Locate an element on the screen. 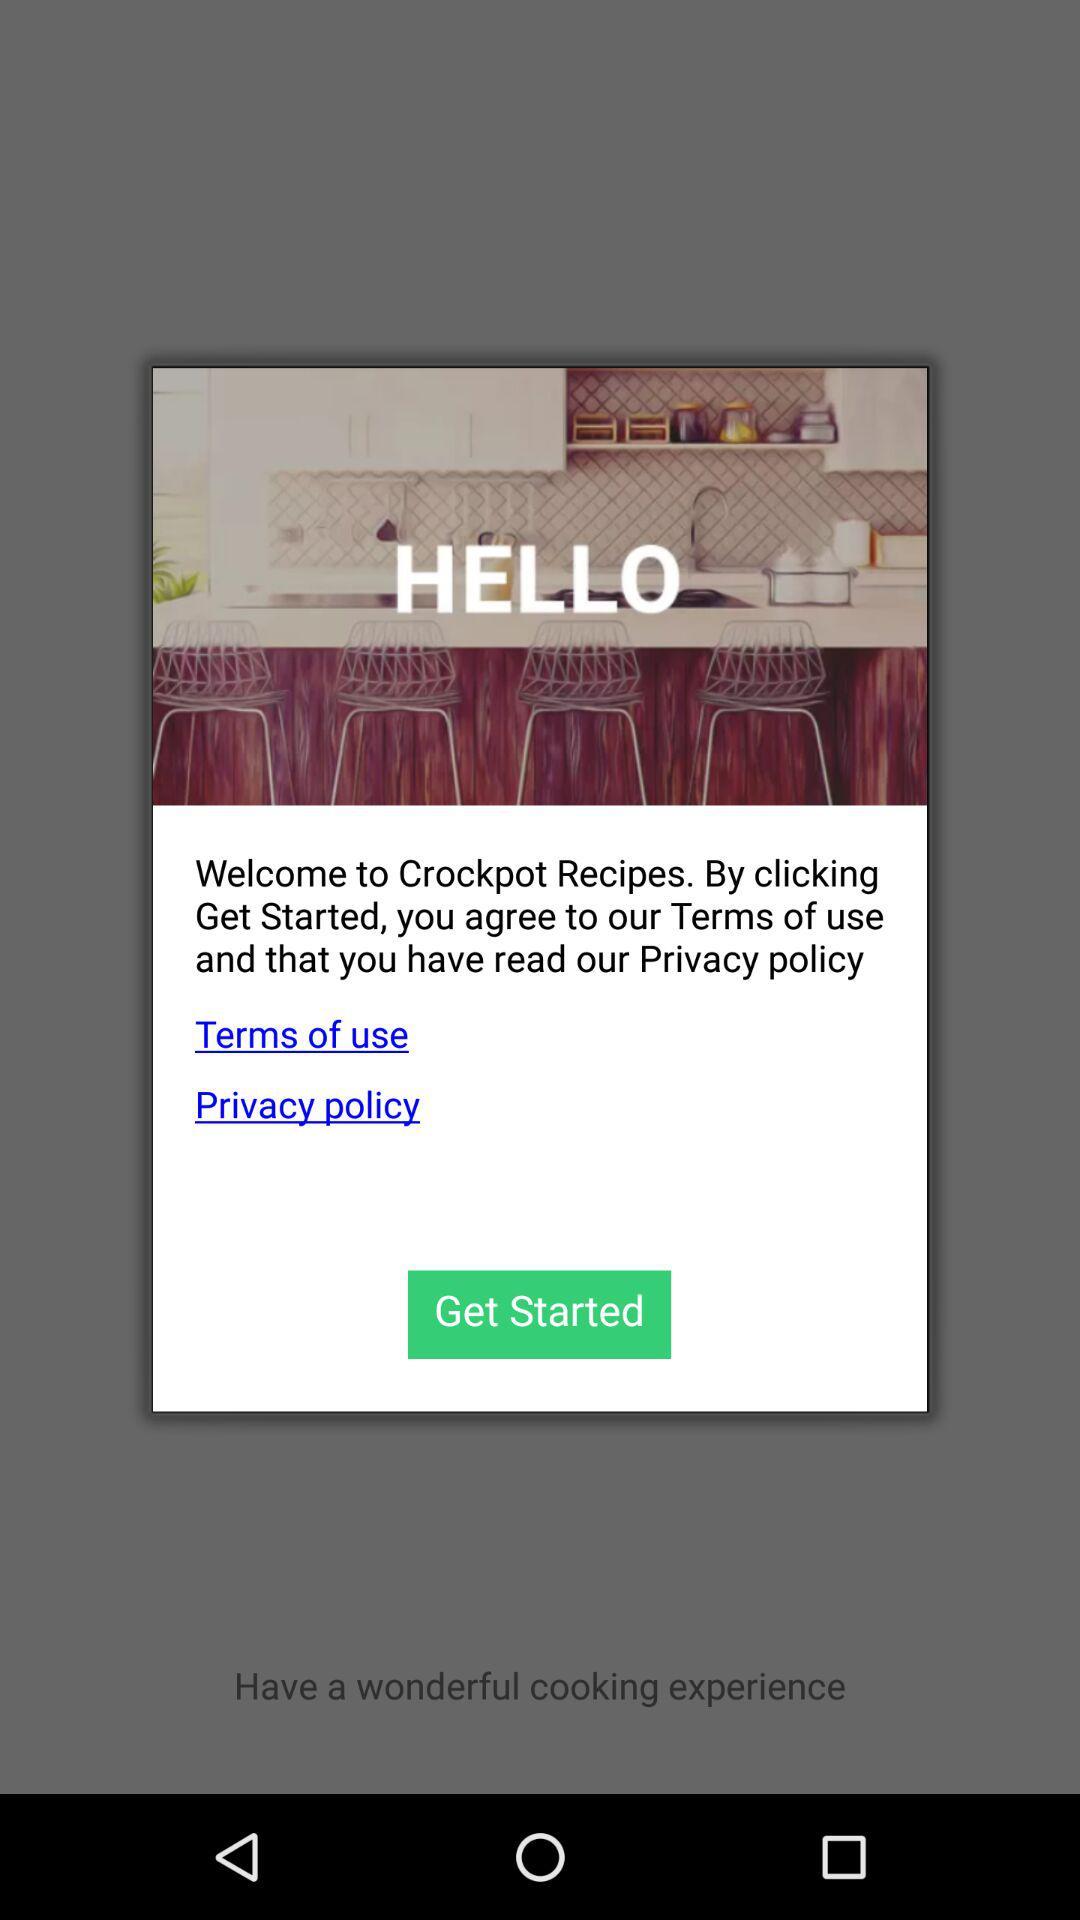 The image size is (1080, 1920). app is located at coordinates (538, 1314).